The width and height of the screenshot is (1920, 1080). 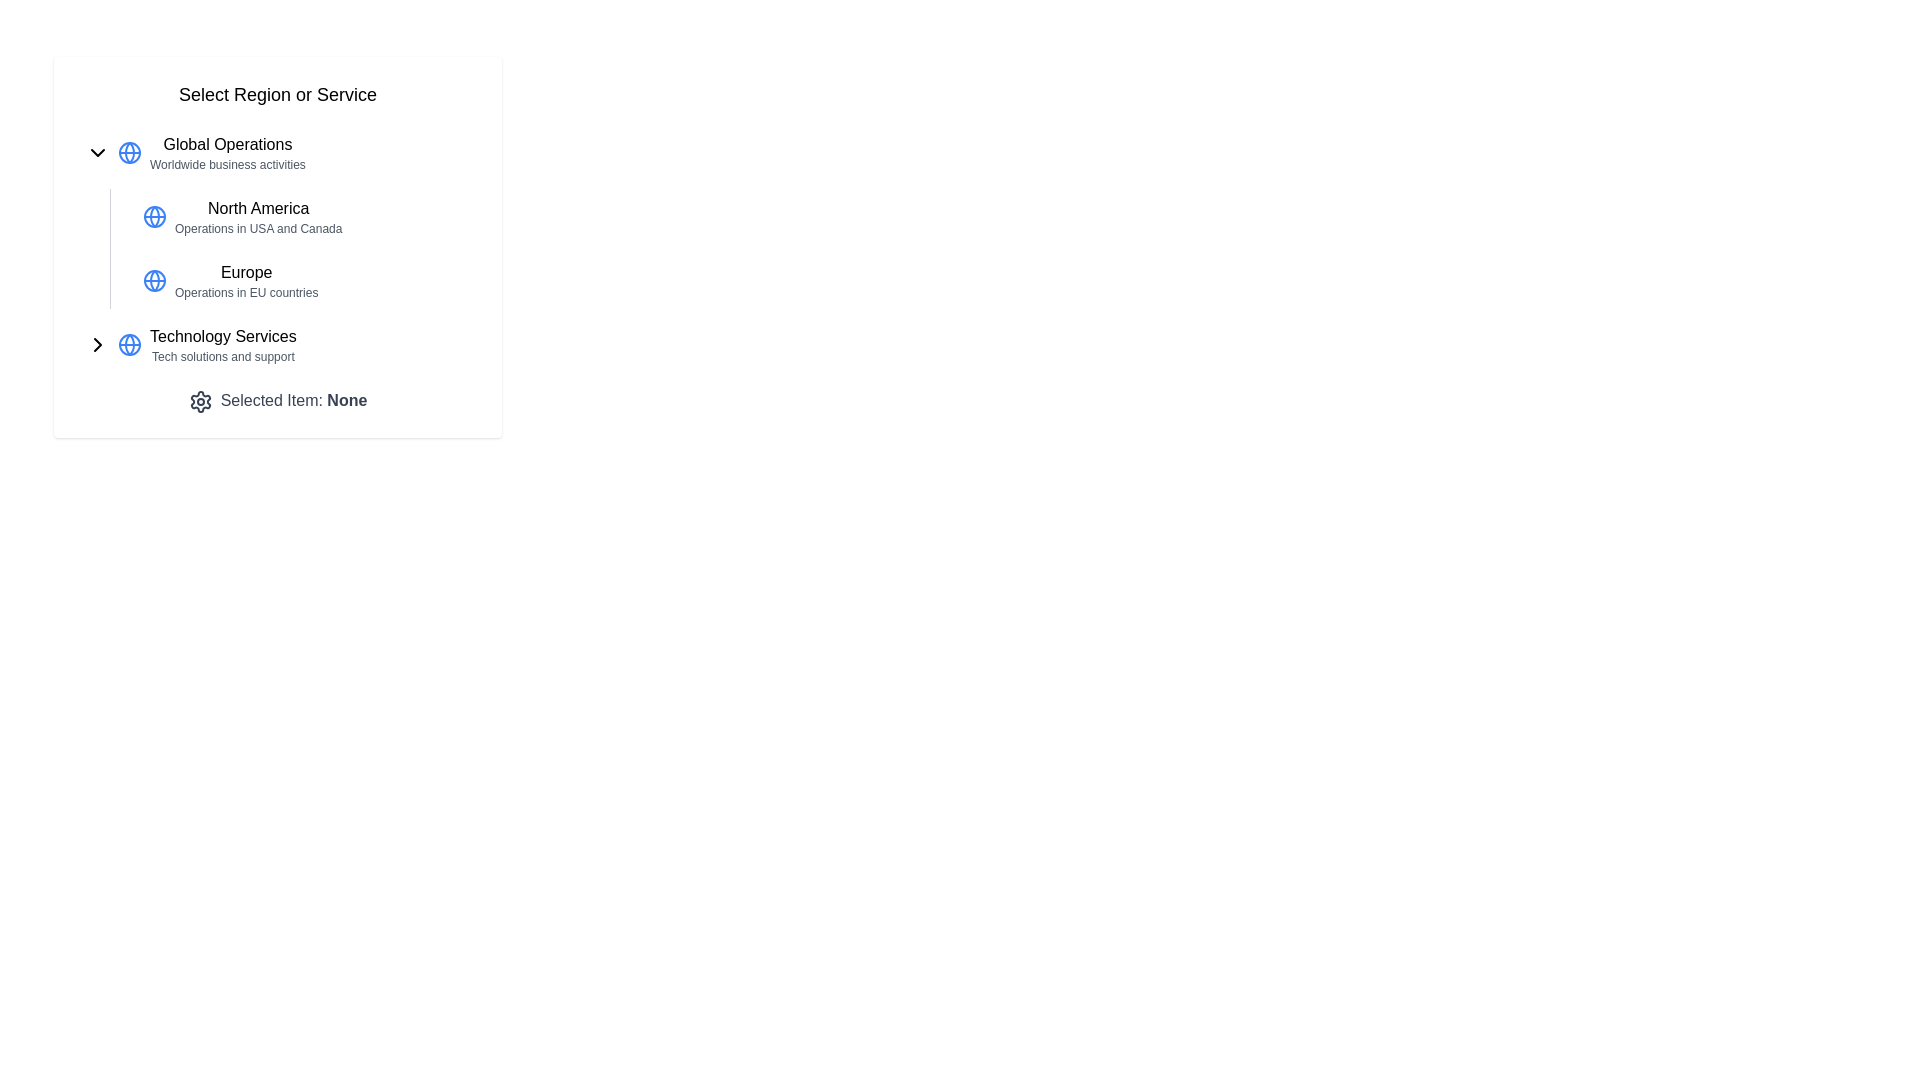 What do you see at coordinates (153, 281) in the screenshot?
I see `the SVG icon resembling a globe, which is styled in blue and located to the left of the text 'Europe'` at bounding box center [153, 281].